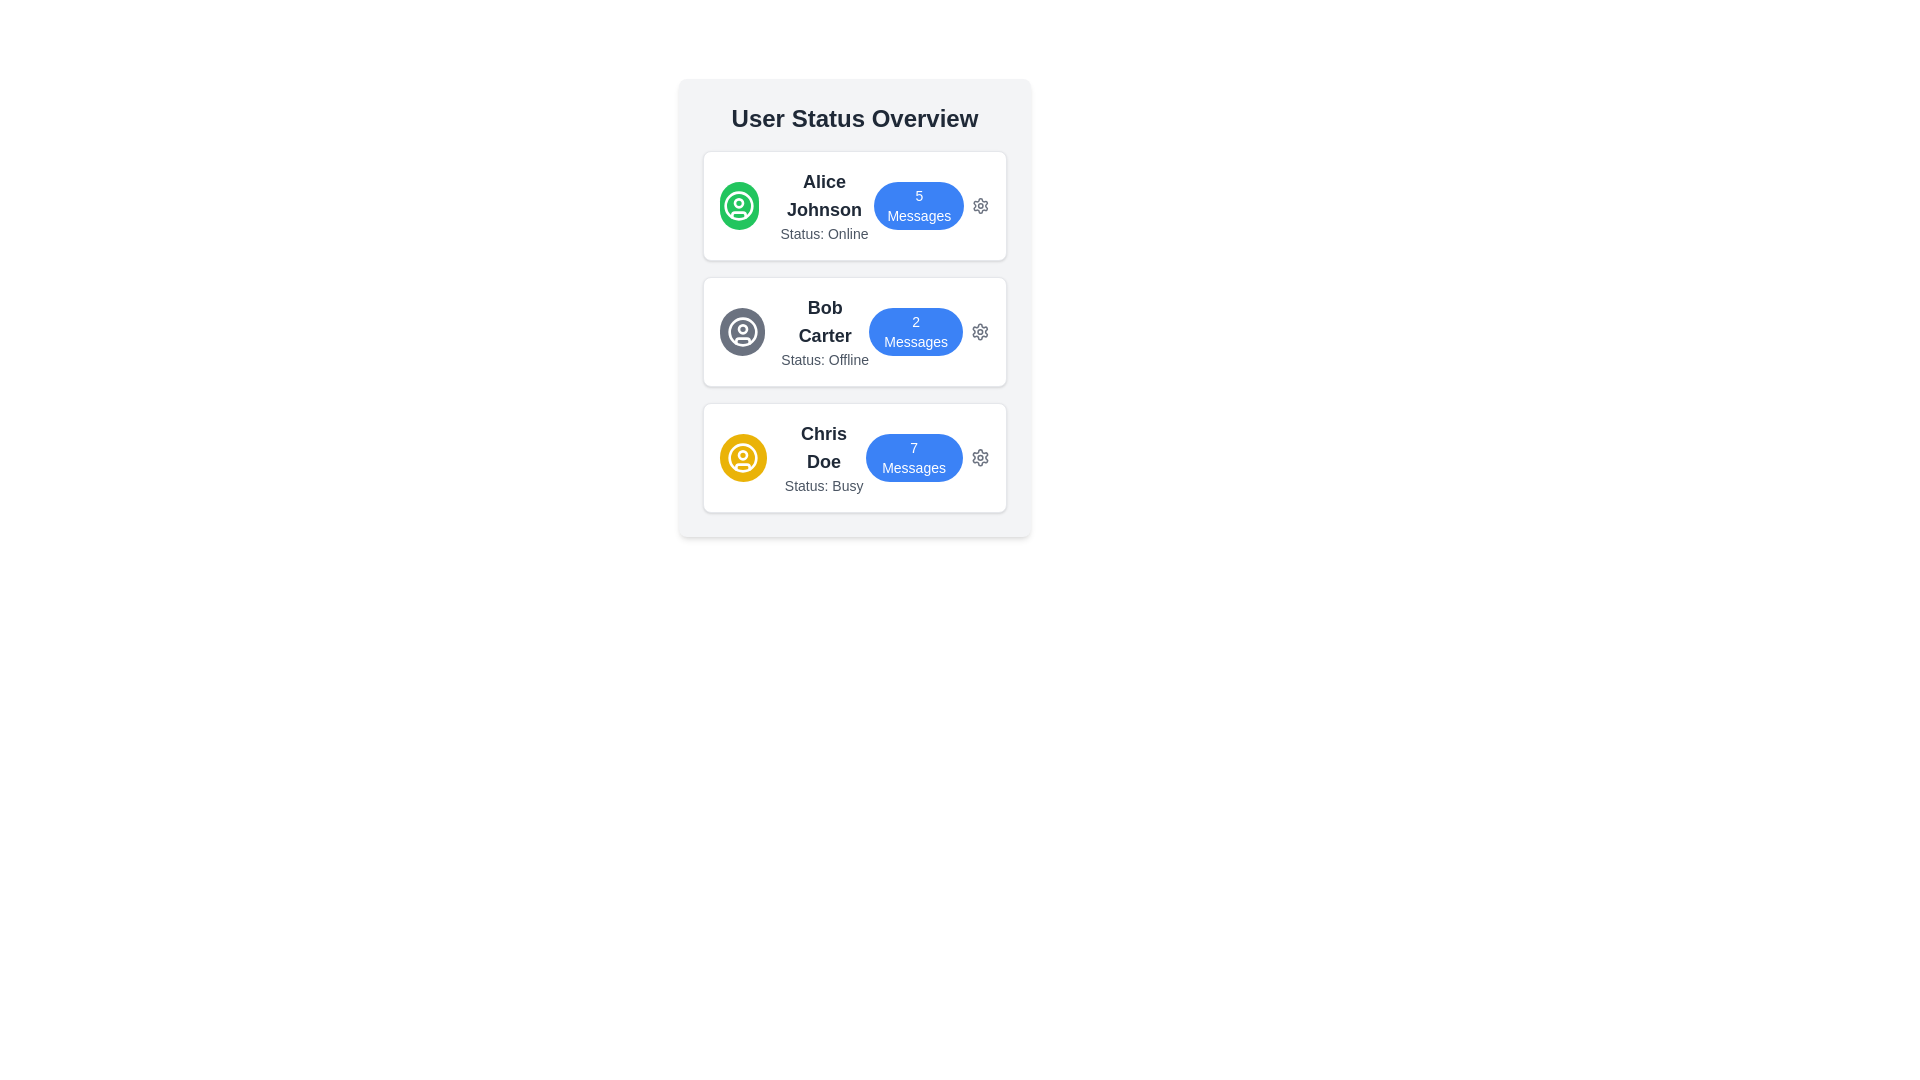 The image size is (1920, 1080). I want to click on the Profile Image/Icon representing Alice Johnson's avatar in the user information card, so click(738, 205).